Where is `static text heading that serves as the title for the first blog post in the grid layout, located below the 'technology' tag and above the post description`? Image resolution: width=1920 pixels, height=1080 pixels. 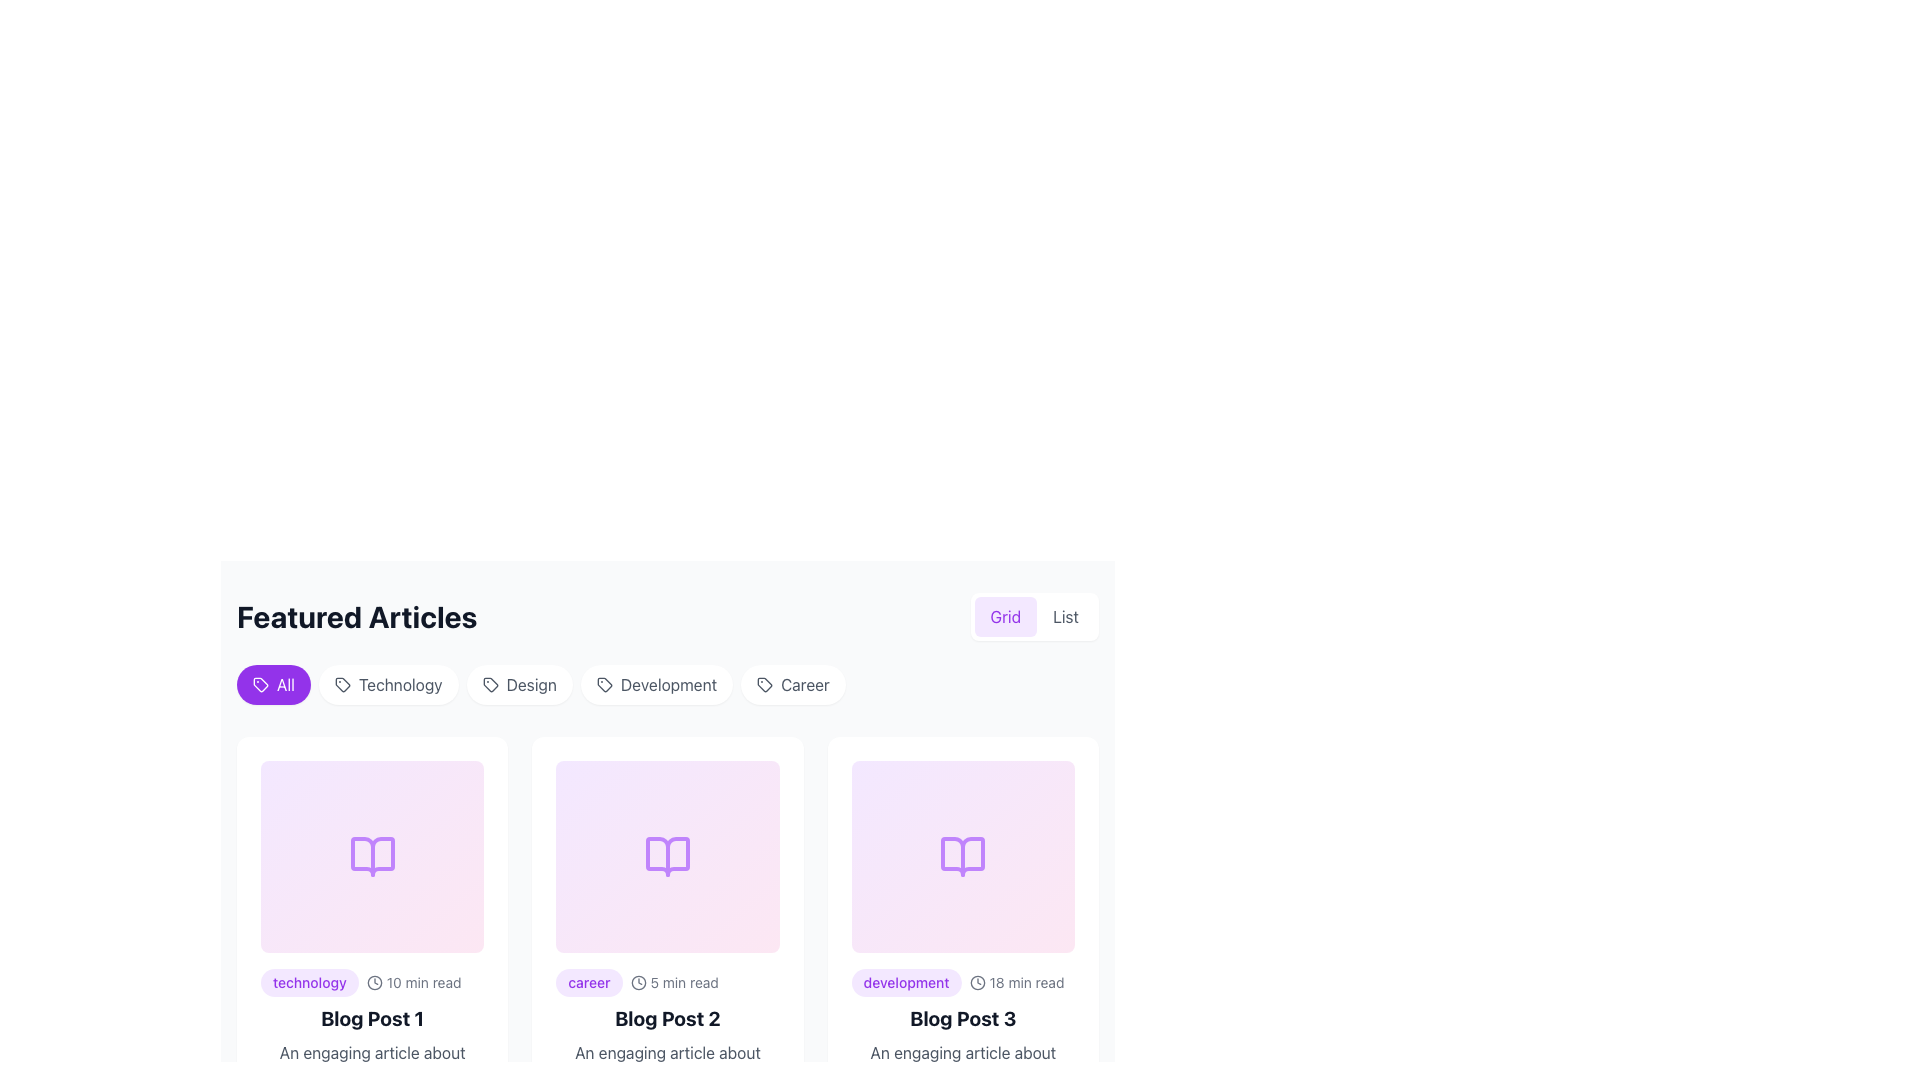 static text heading that serves as the title for the first blog post in the grid layout, located below the 'technology' tag and above the post description is located at coordinates (372, 1018).